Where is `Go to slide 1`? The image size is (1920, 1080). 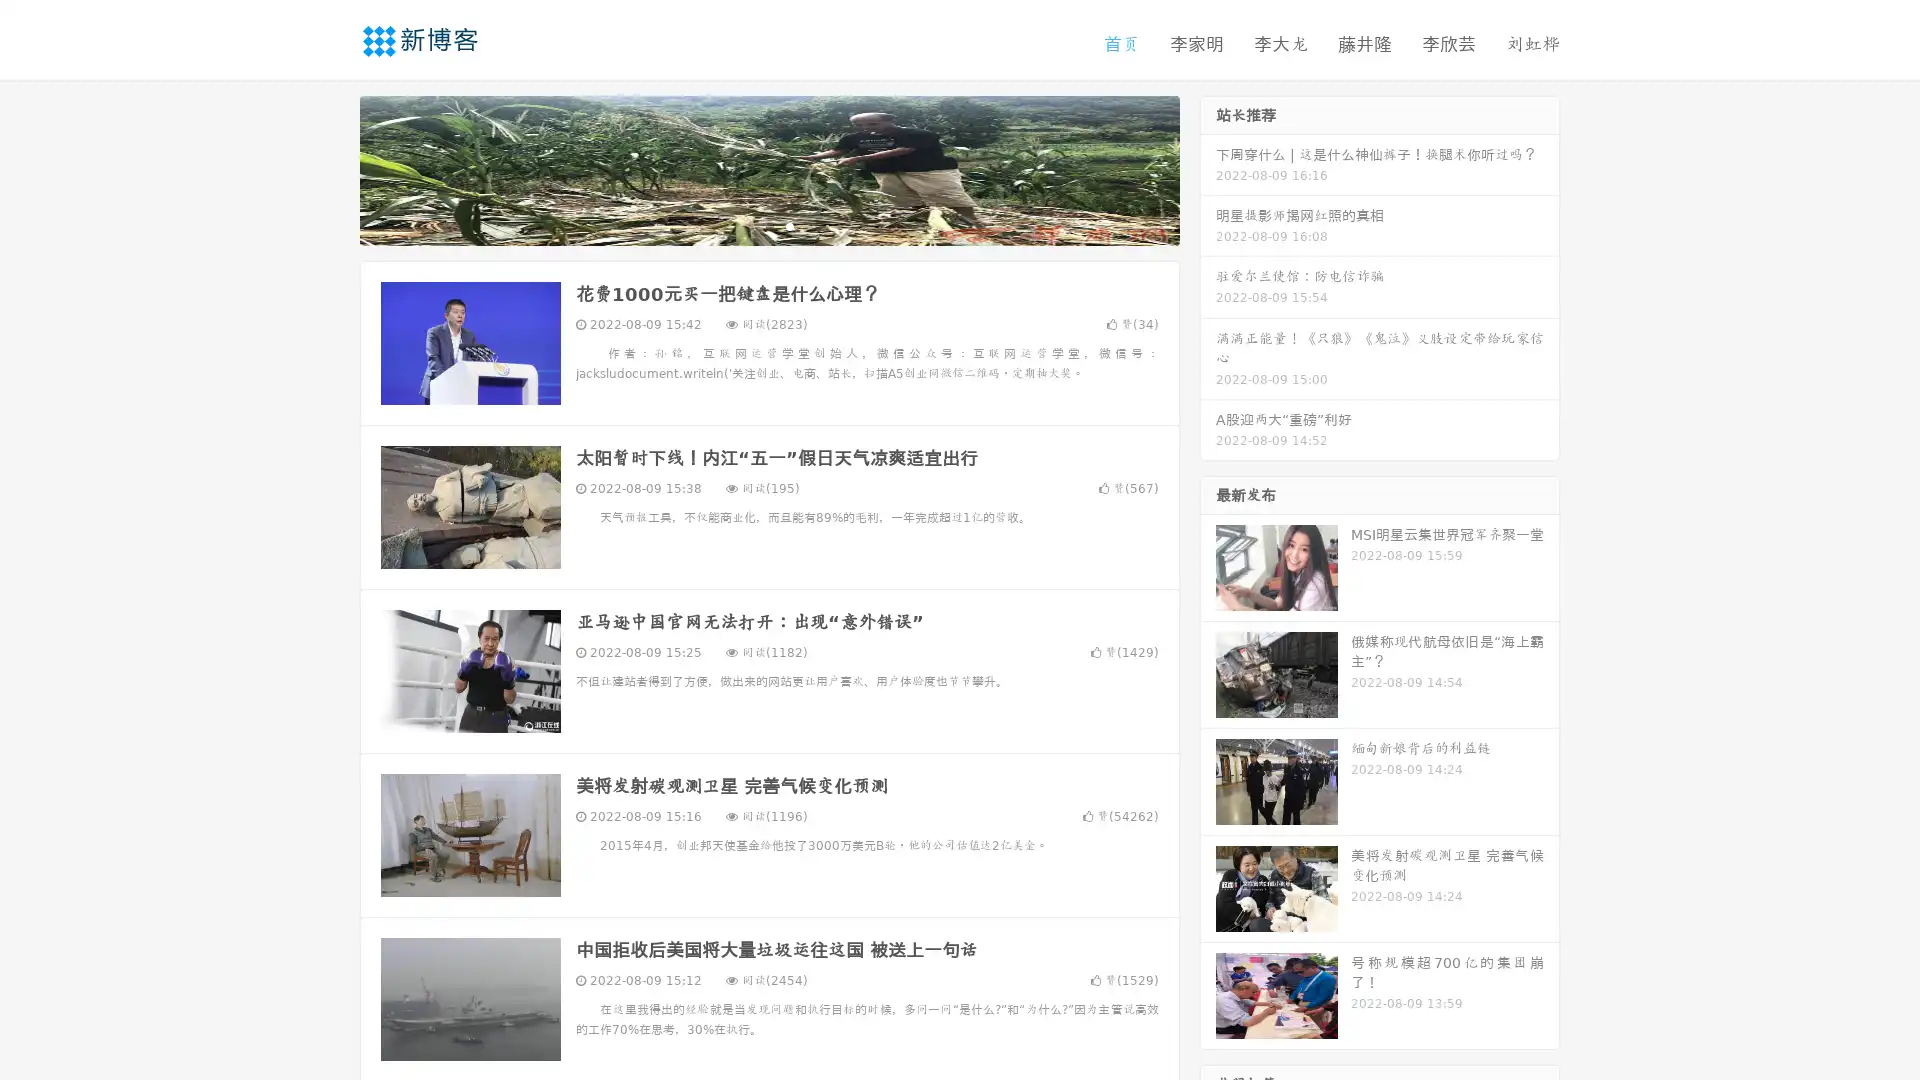 Go to slide 1 is located at coordinates (748, 225).